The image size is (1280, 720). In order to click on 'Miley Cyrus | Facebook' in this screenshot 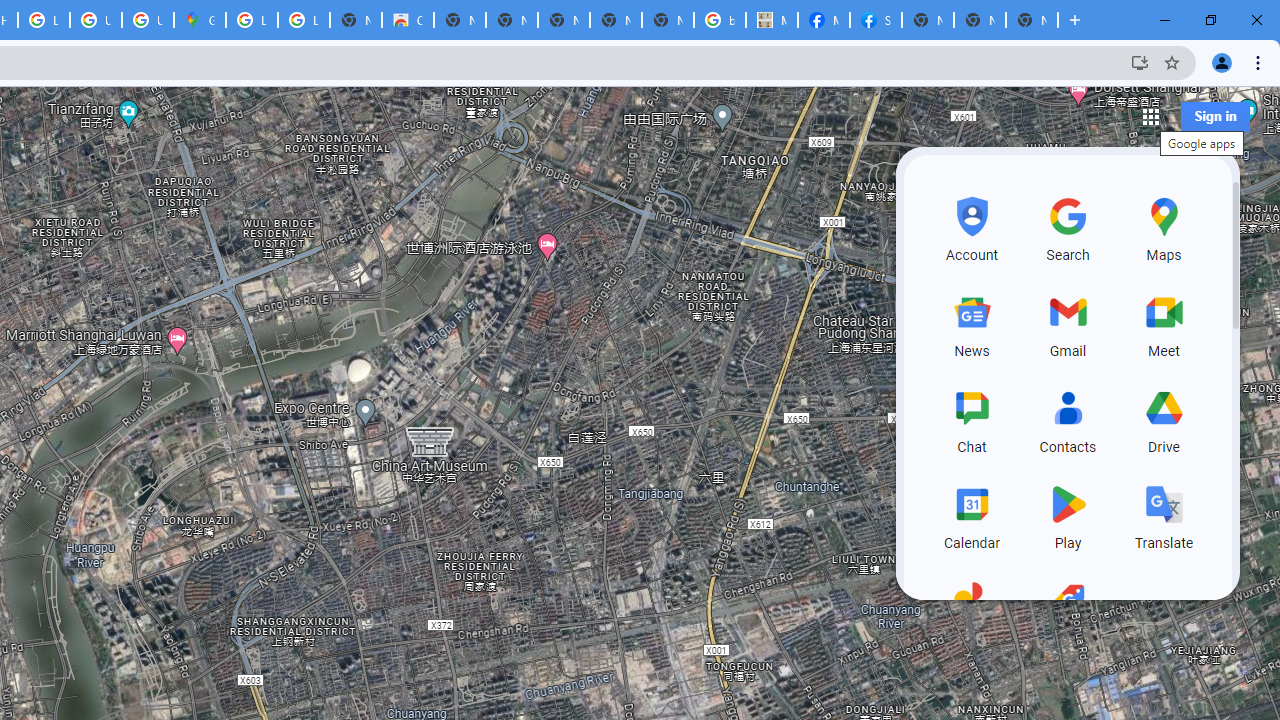, I will do `click(823, 20)`.